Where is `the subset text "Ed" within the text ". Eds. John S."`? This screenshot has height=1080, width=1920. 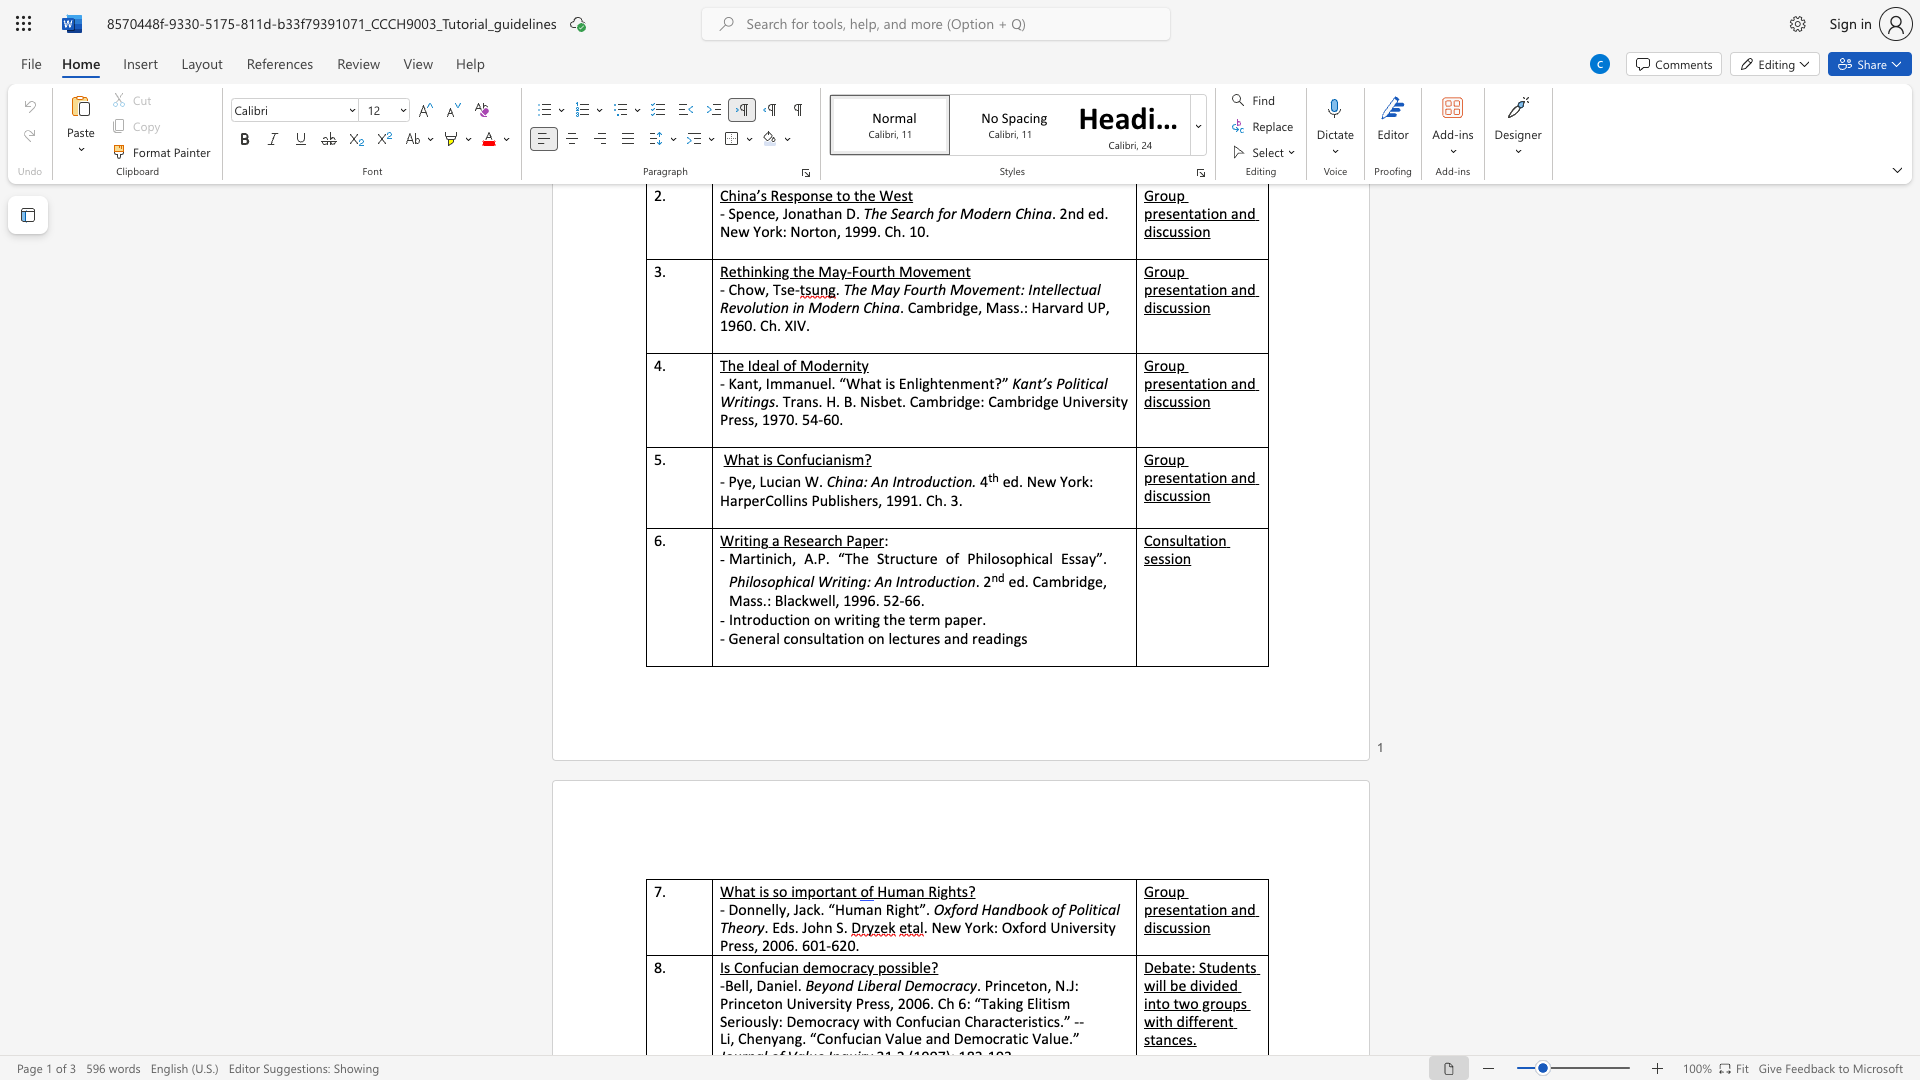
the subset text "Ed" within the text ". Eds. John S." is located at coordinates (771, 927).